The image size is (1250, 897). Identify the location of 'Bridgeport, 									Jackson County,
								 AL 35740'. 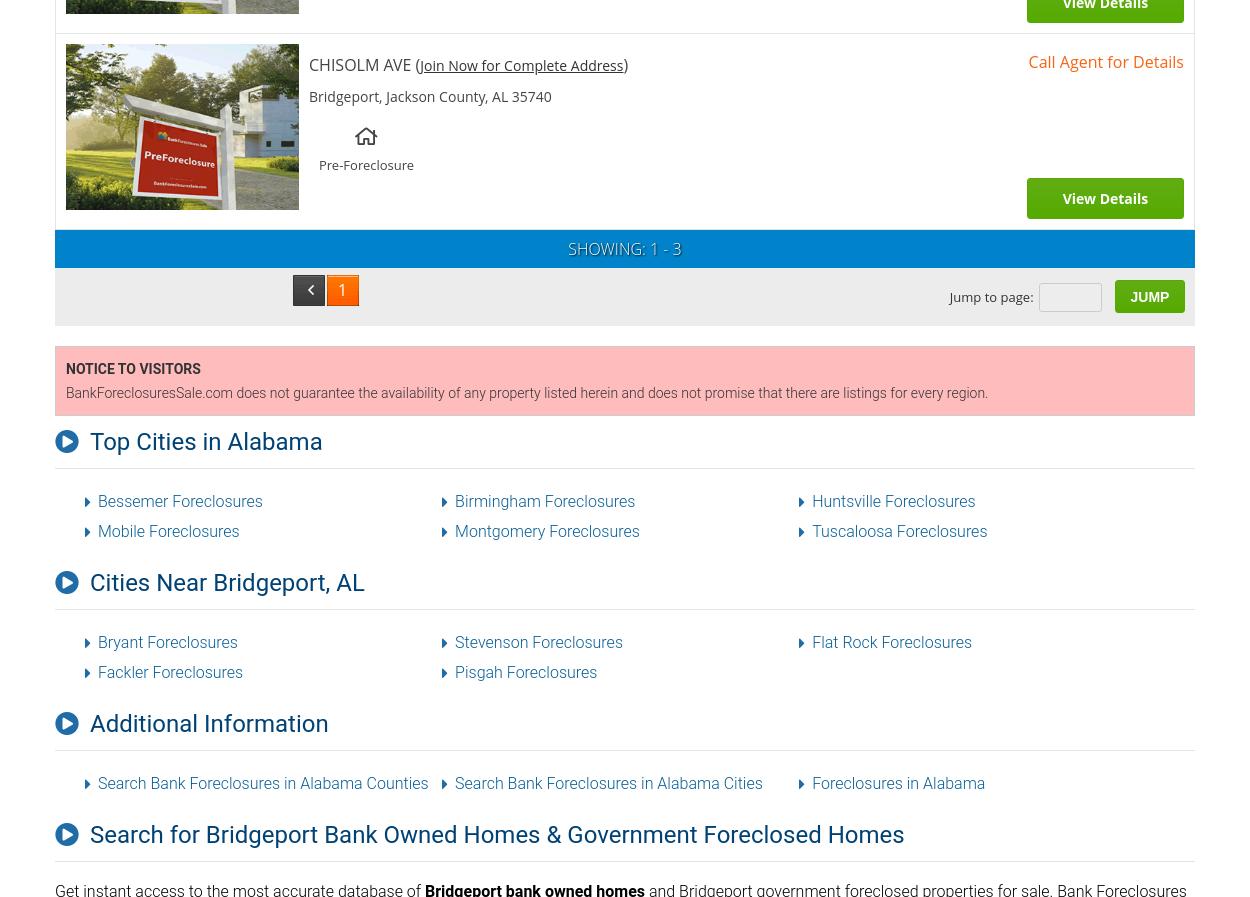
(429, 95).